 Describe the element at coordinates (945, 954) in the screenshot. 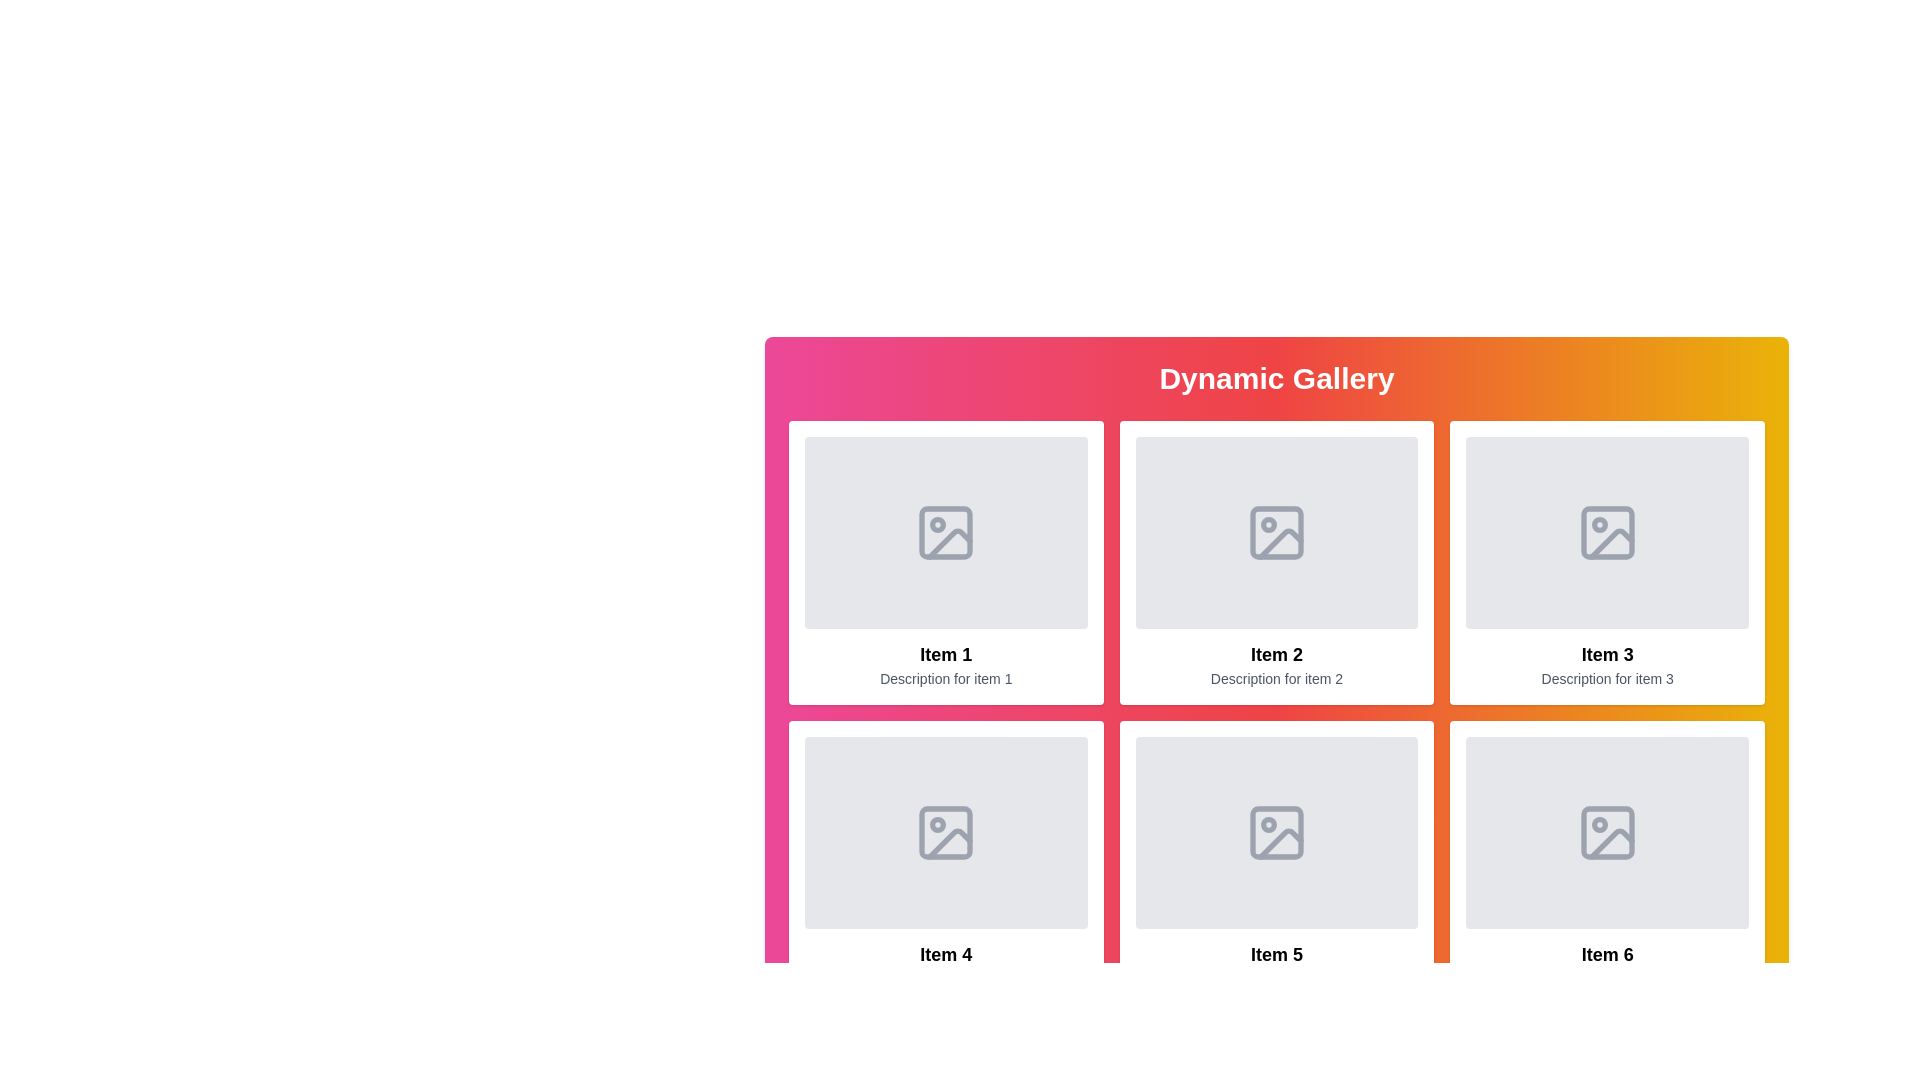

I see `the static text label located in the bottom-left card under the heading 'Dynamic Gallery', which serves as a title identifier for the content block` at that location.